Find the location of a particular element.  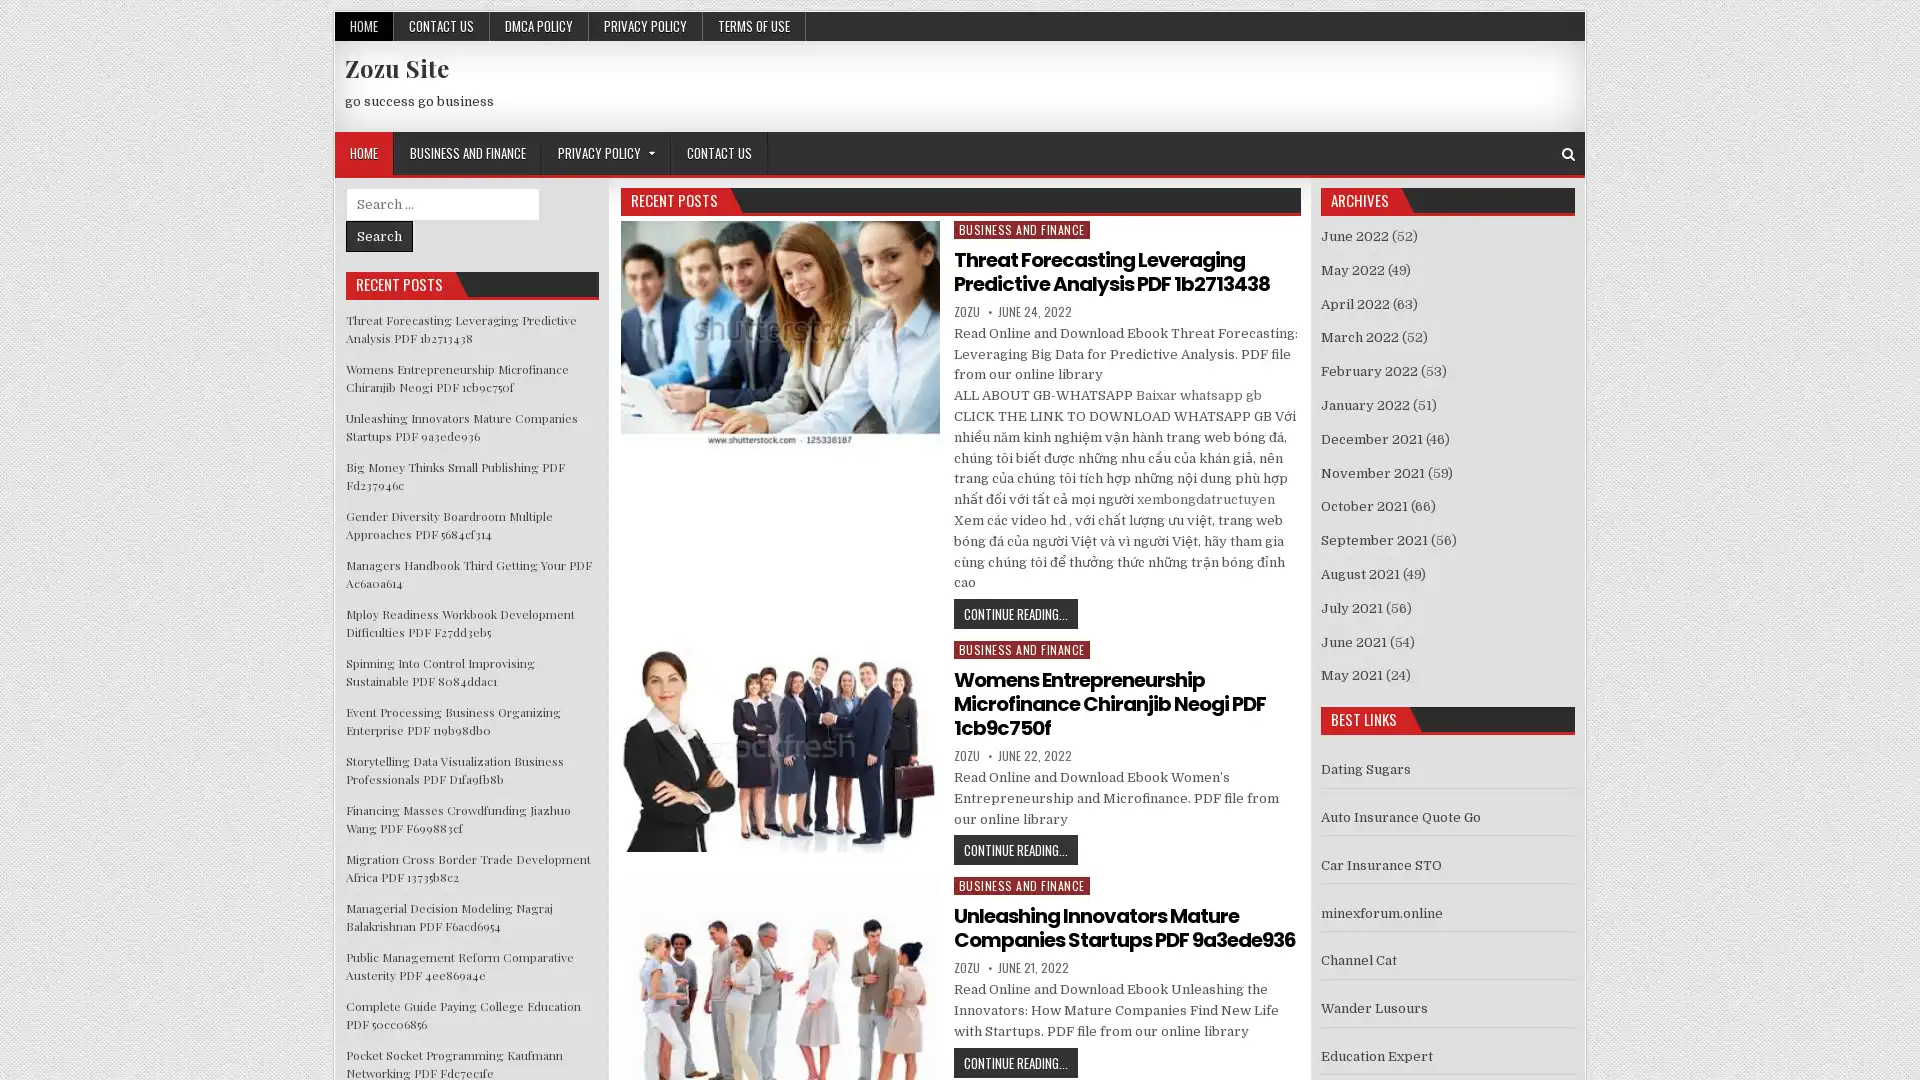

Search is located at coordinates (378, 235).